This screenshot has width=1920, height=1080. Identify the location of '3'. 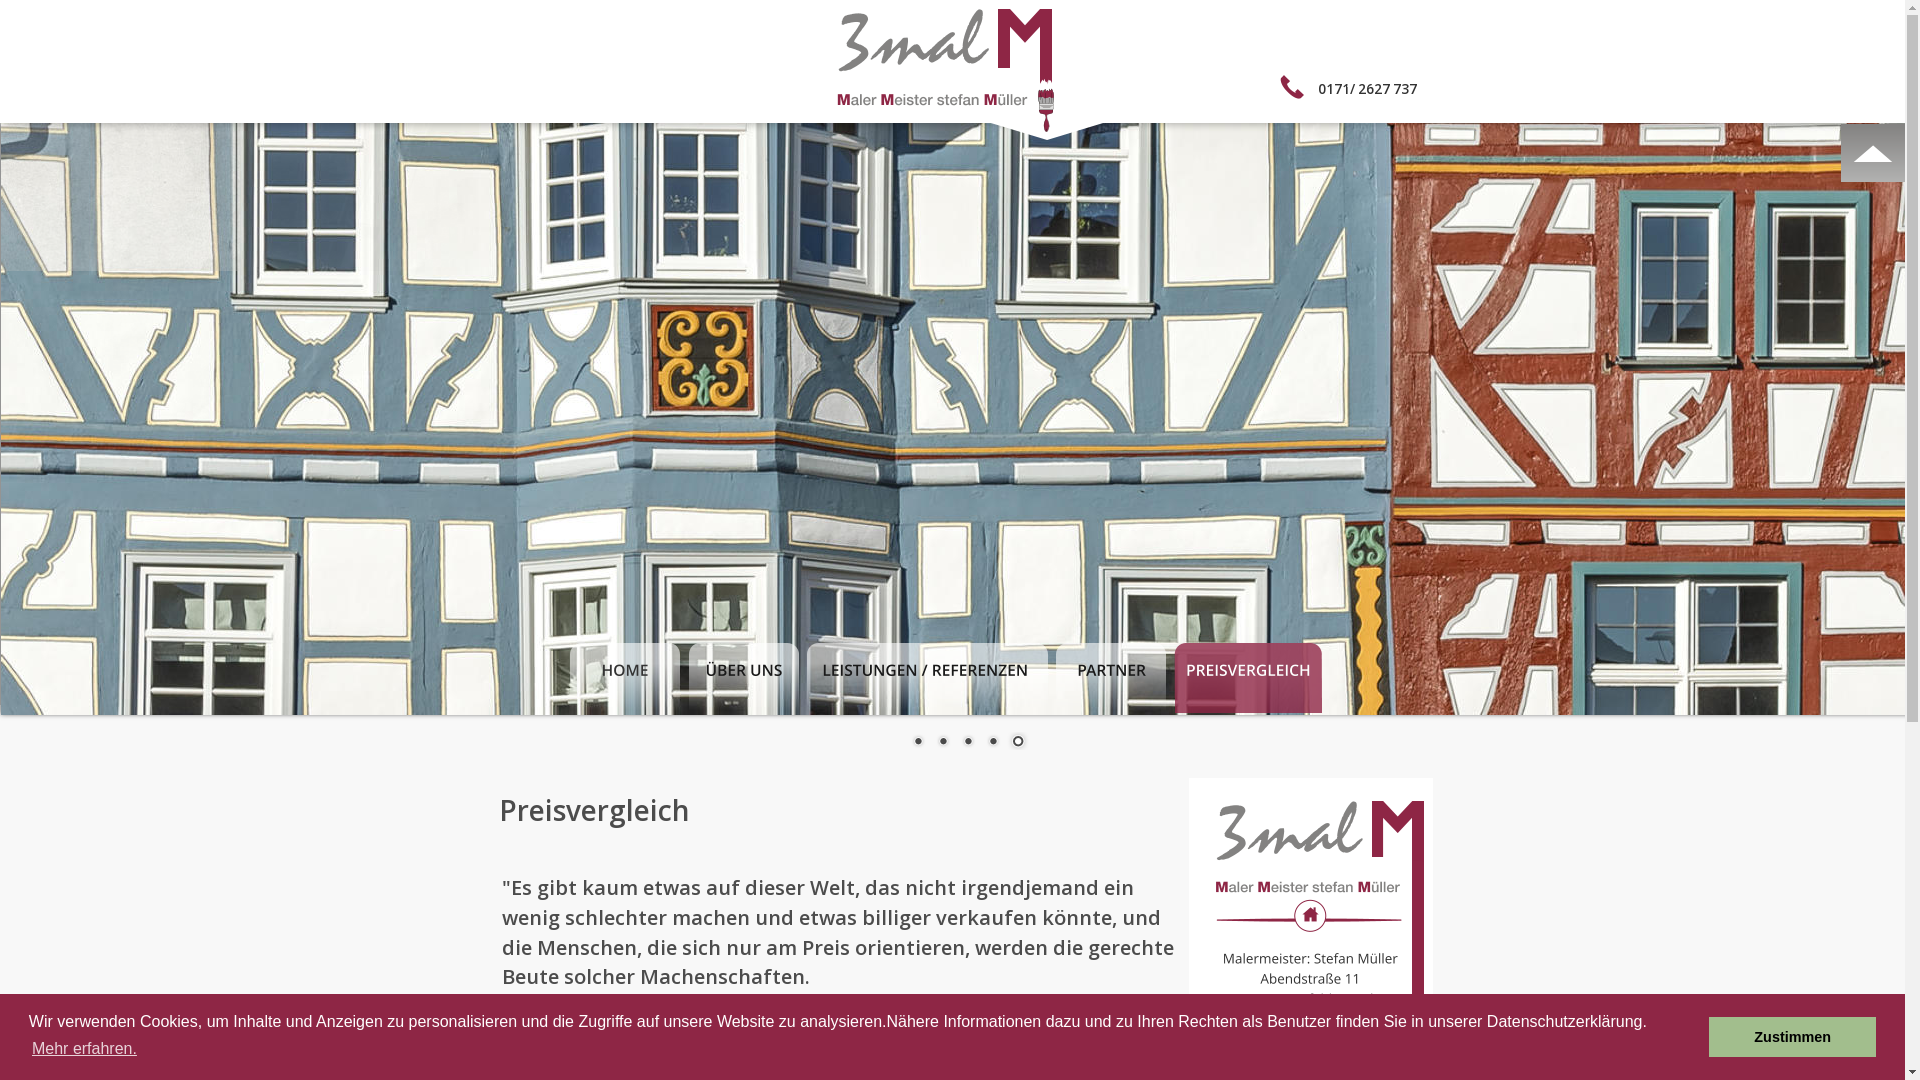
(966, 743).